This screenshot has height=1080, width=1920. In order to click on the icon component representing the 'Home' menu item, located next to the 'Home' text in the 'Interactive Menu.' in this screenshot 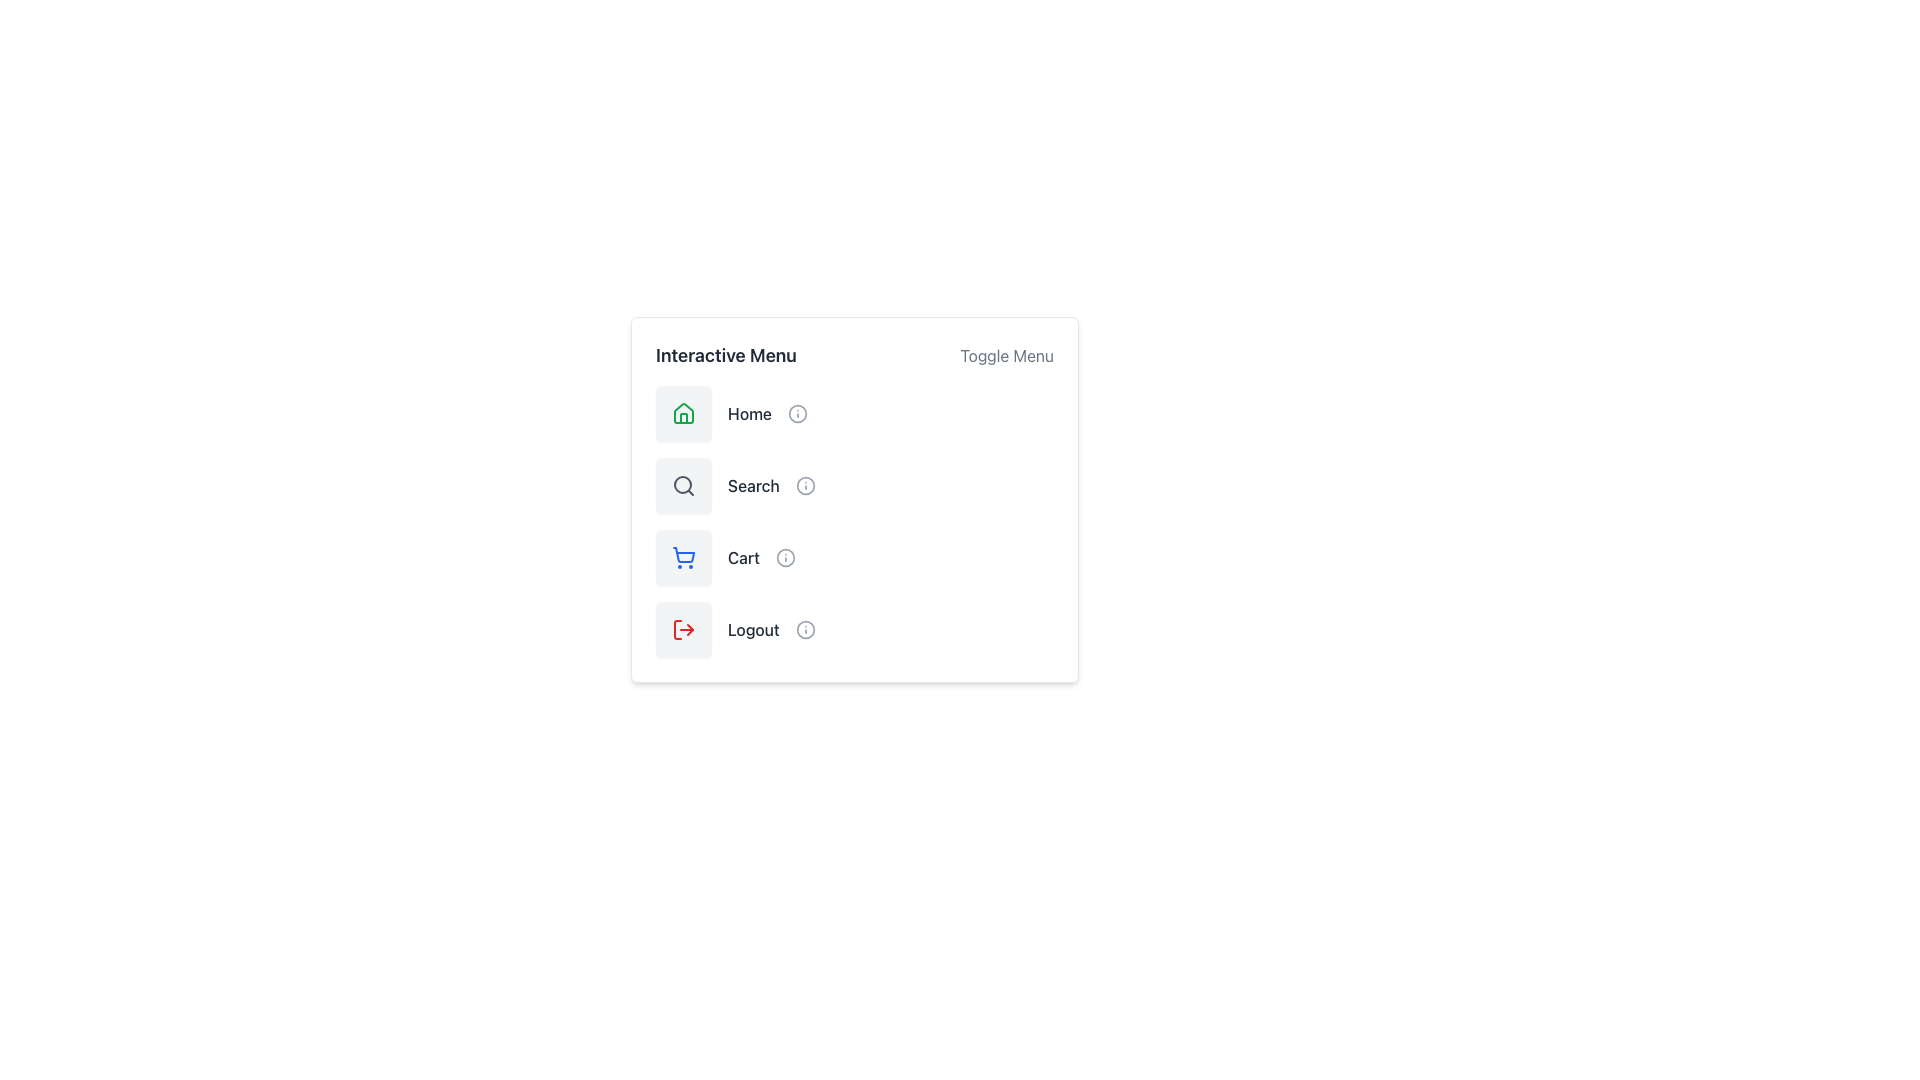, I will do `click(796, 412)`.